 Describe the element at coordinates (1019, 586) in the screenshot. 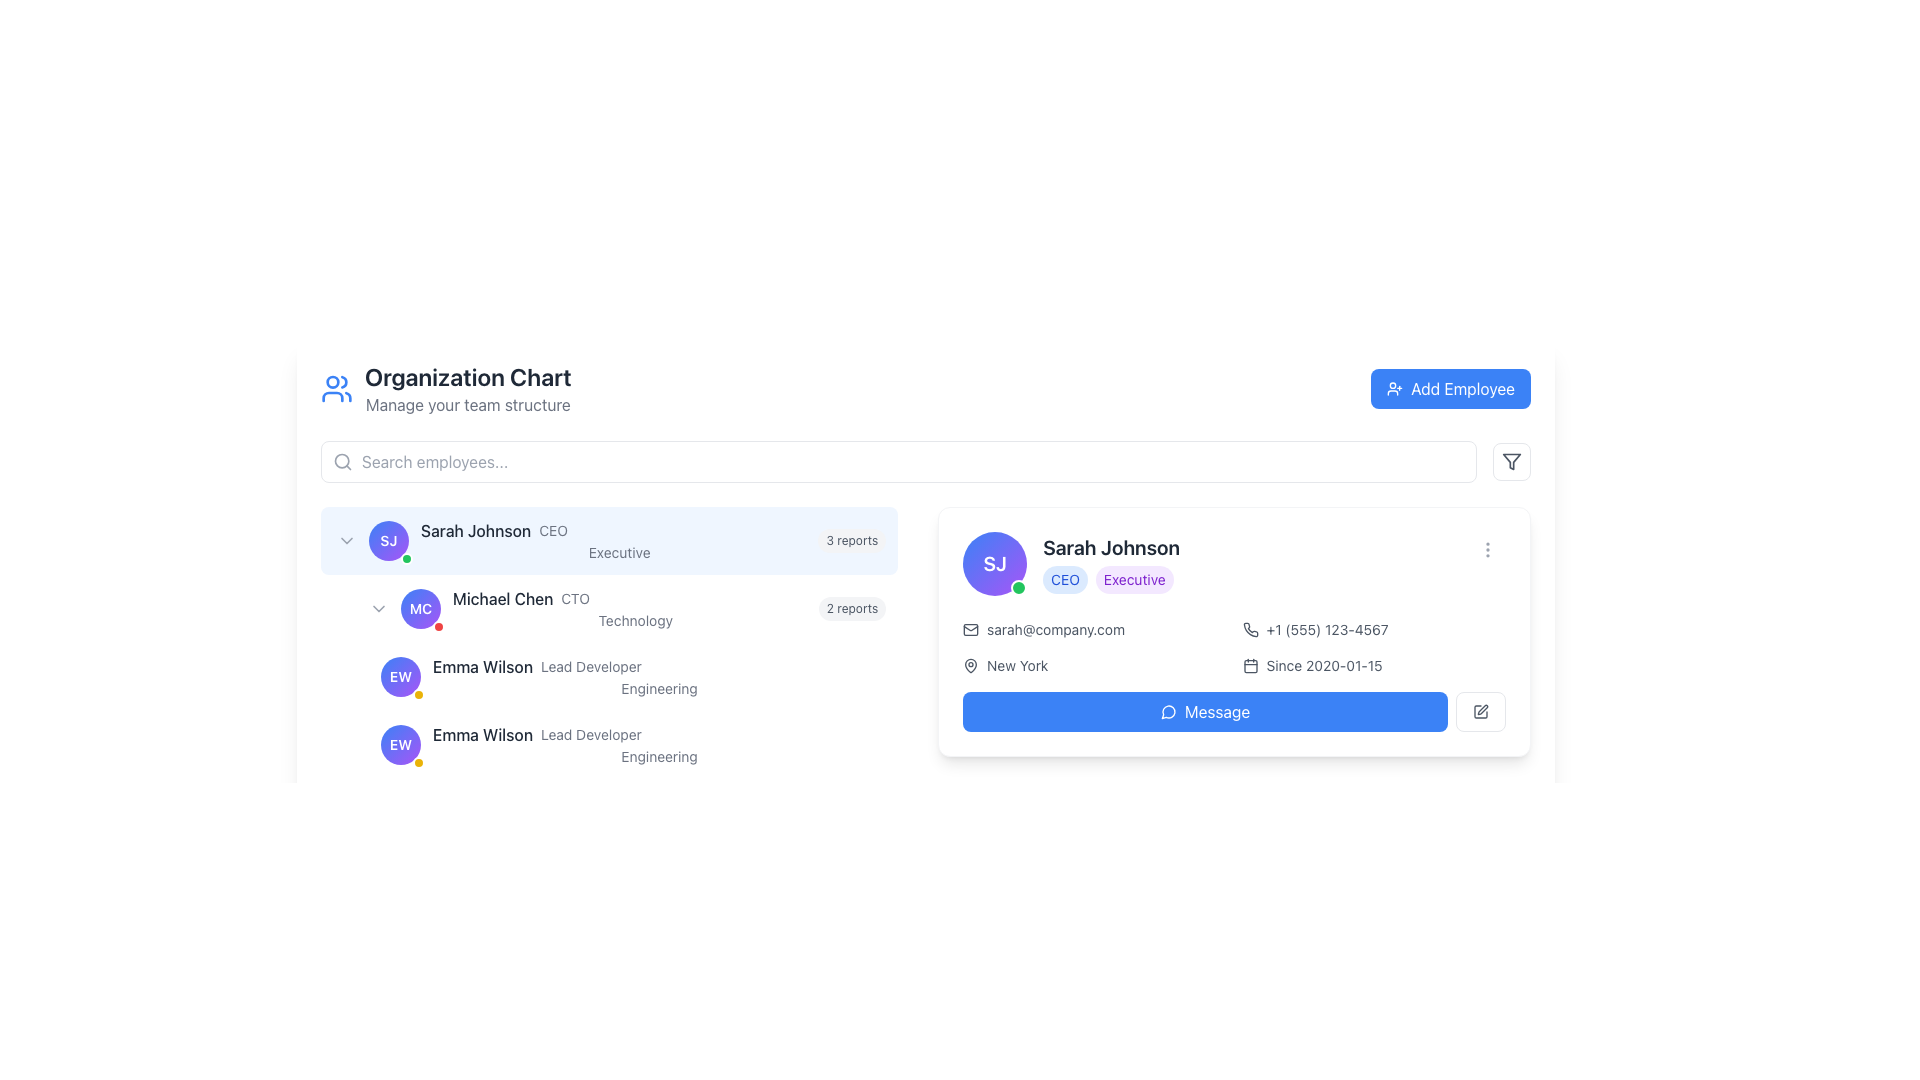

I see `the small green circular Status Indicator with a white border located at the bottom-right corner of the profile picture labeled 'SJ'` at that location.